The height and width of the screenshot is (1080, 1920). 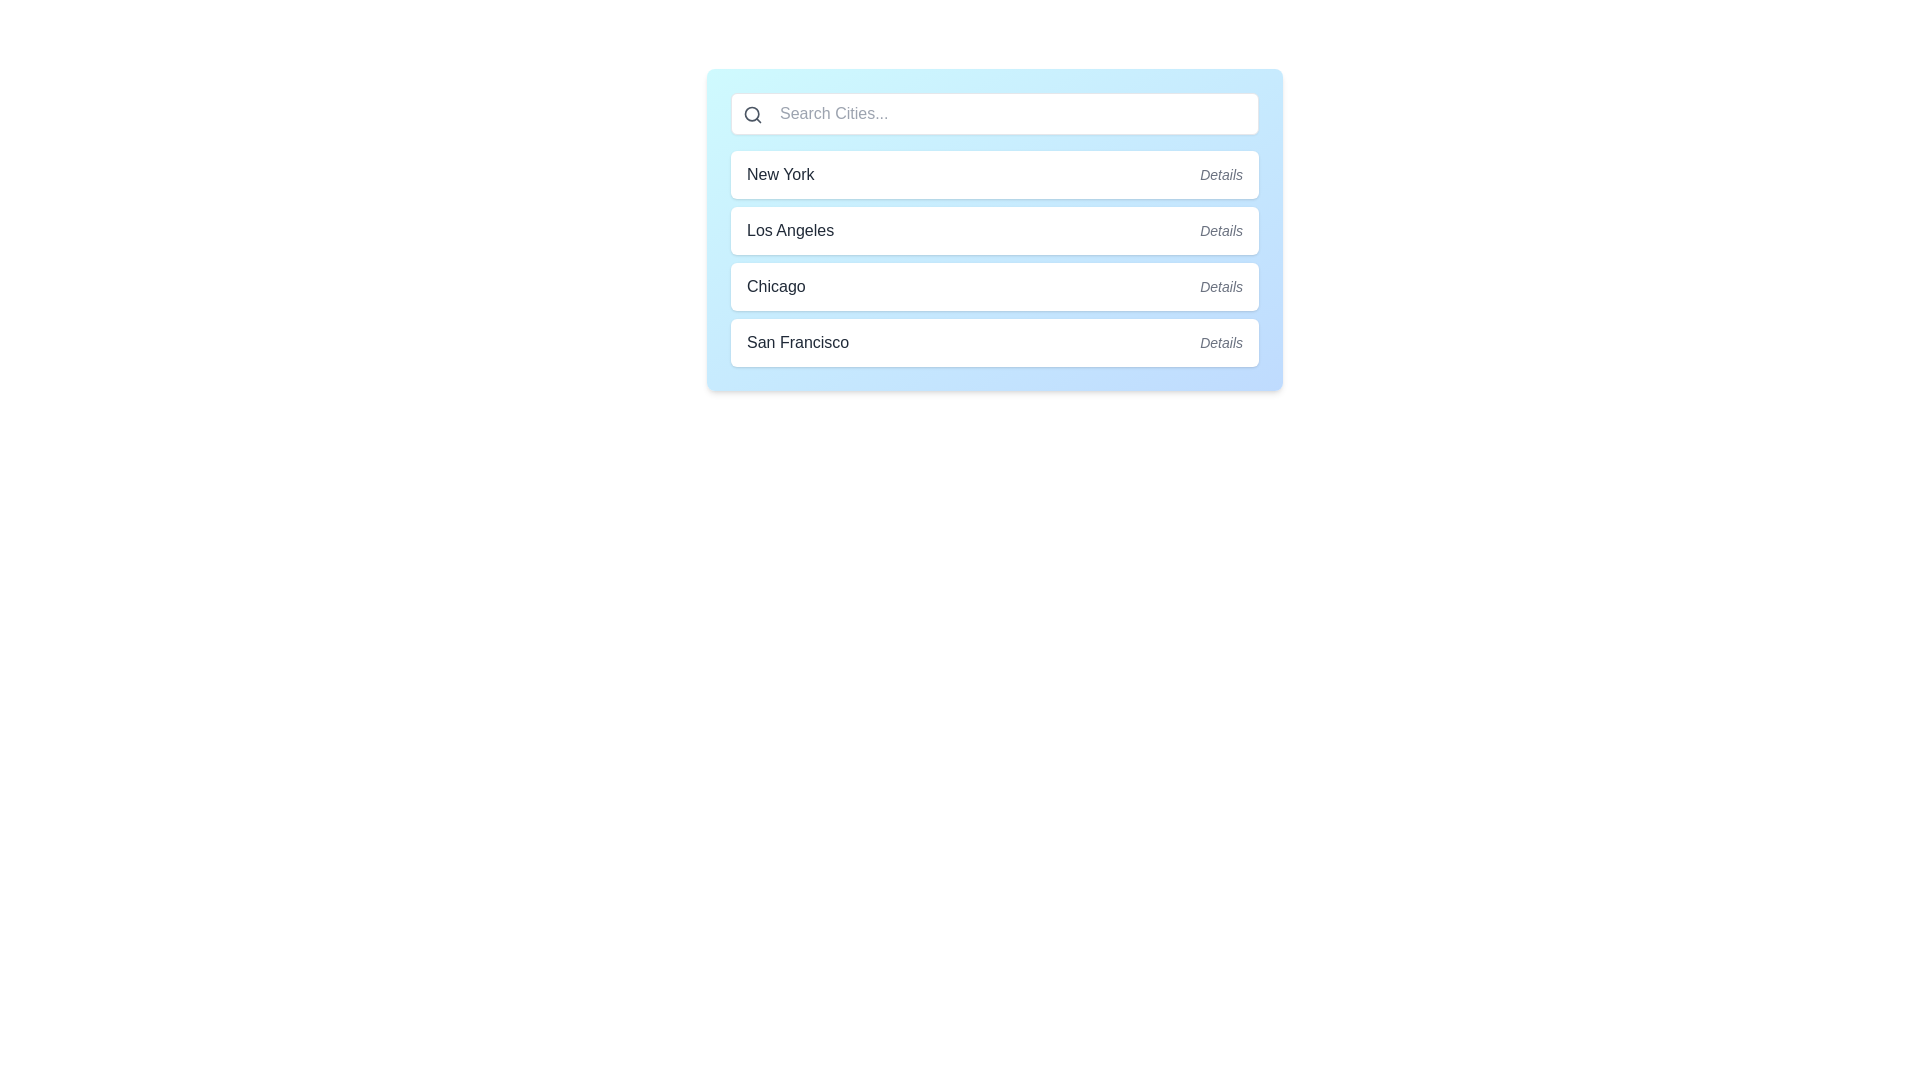 What do you see at coordinates (994, 286) in the screenshot?
I see `the list item displaying 'Chicago' with a medium dark gray font on the left and 'Details' in italic smaller gray font on the right, which is the third item in a vertical list` at bounding box center [994, 286].